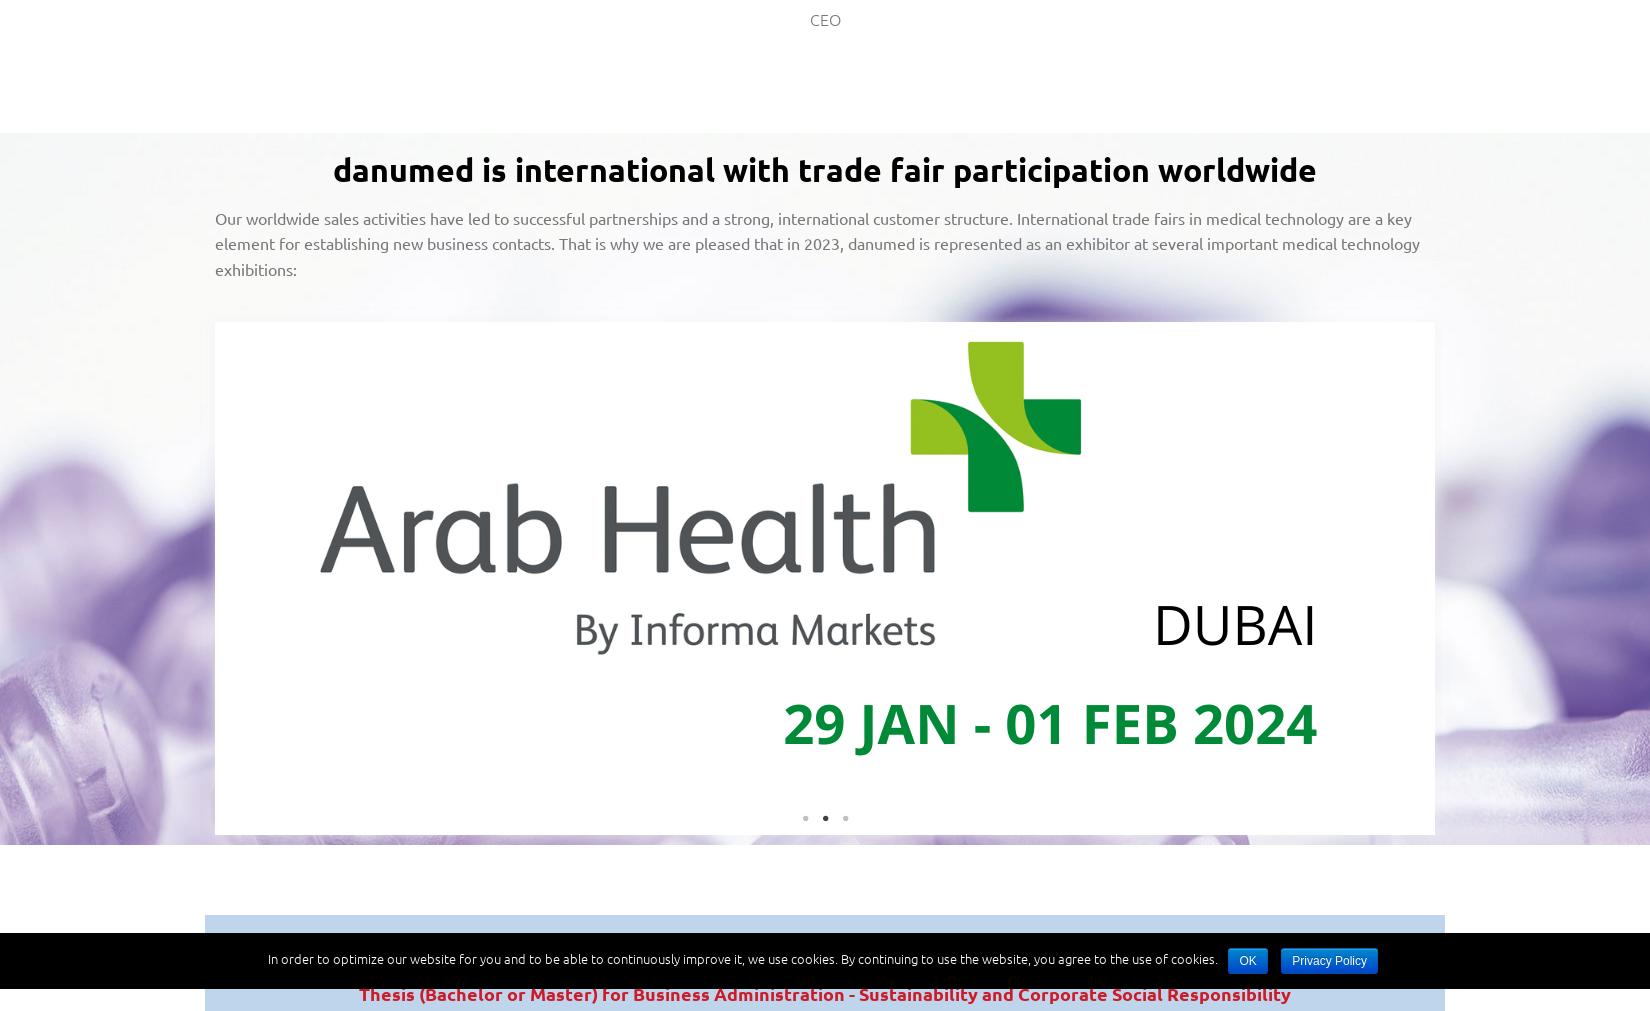  Describe the element at coordinates (825, 168) in the screenshot. I see `'danumed is international with trade fair participation worldwide'` at that location.